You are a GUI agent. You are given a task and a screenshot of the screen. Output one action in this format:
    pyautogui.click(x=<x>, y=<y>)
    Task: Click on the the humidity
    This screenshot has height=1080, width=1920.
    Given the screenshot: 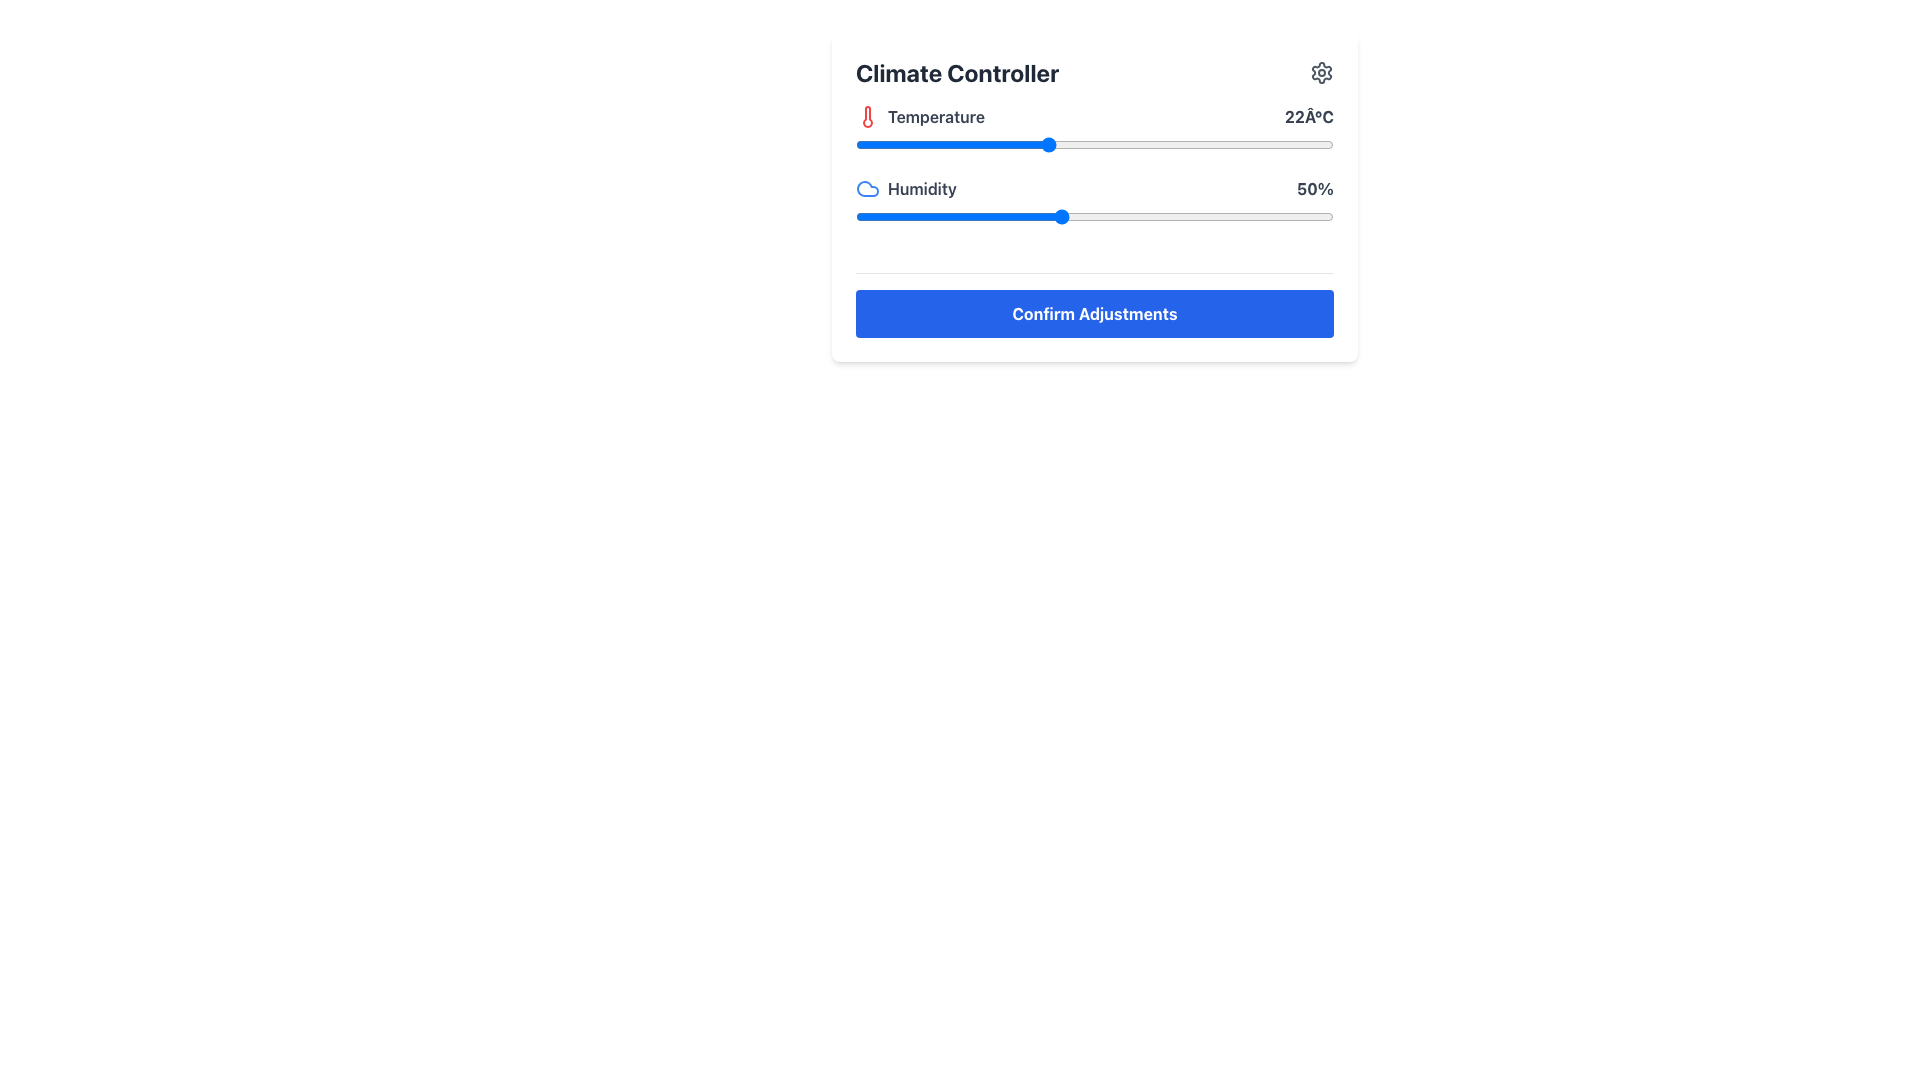 What is the action you would take?
    pyautogui.click(x=1176, y=216)
    